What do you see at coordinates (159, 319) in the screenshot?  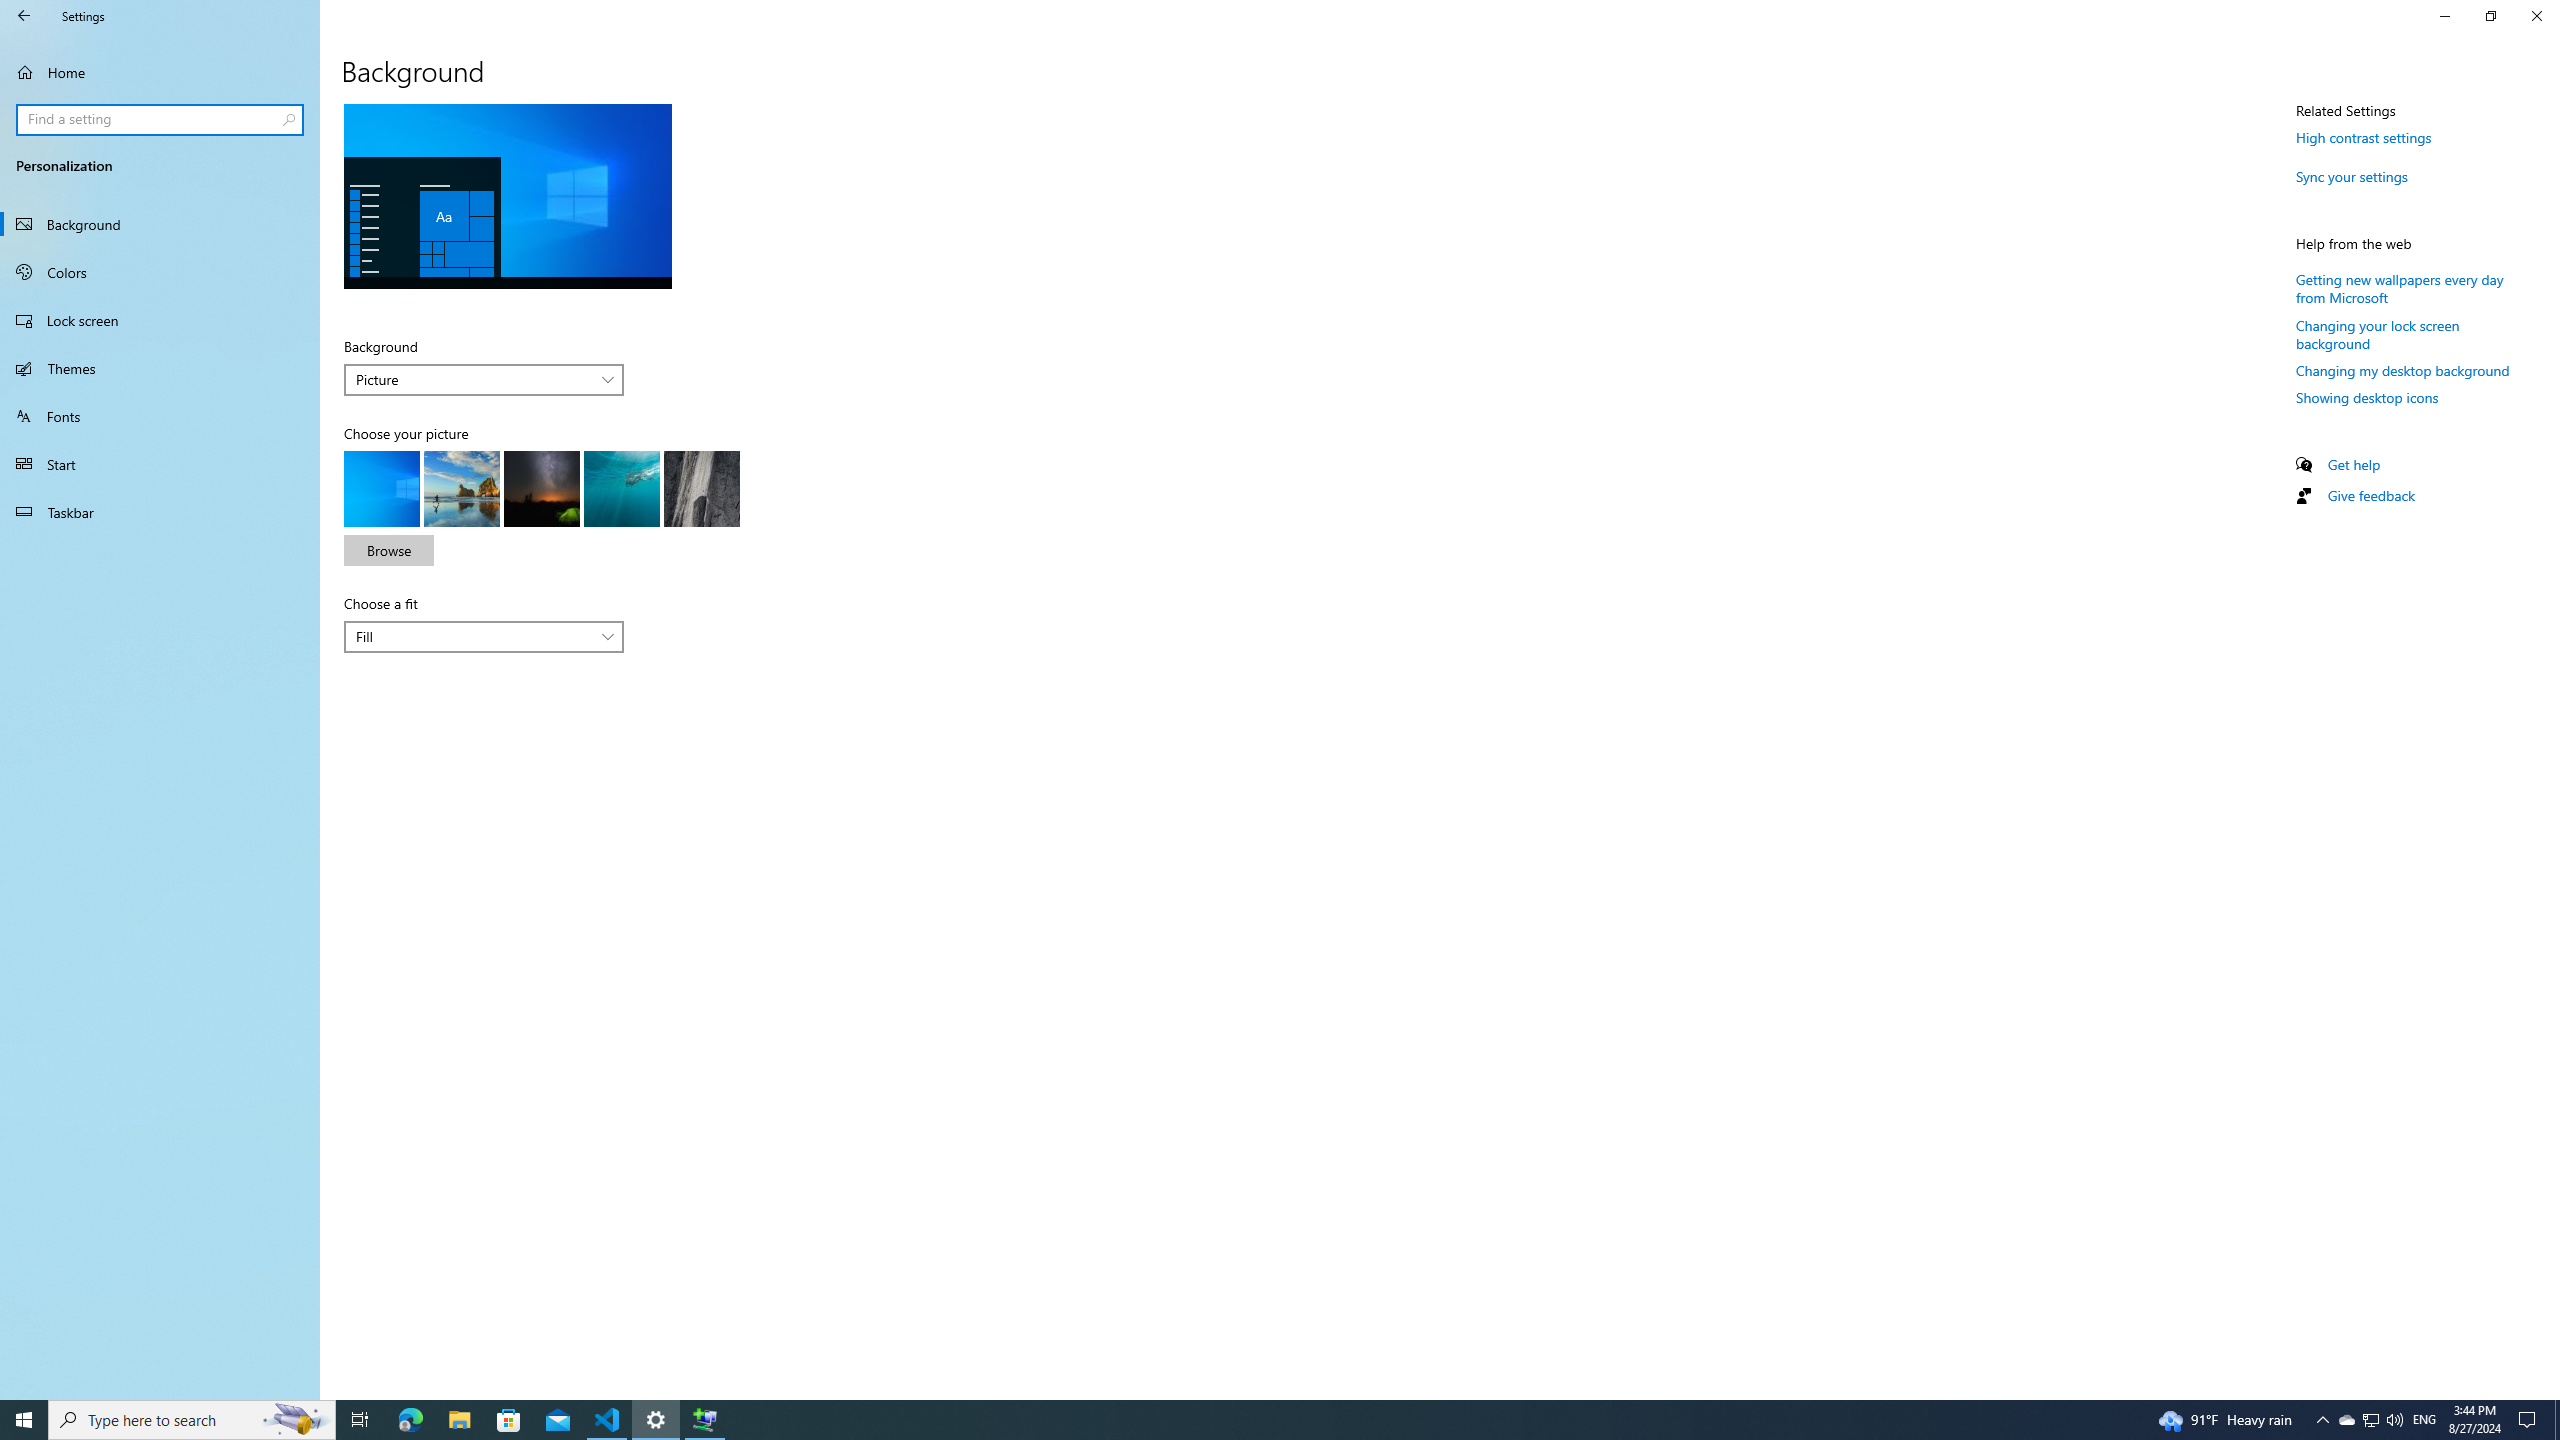 I see `'Lock screen'` at bounding box center [159, 319].